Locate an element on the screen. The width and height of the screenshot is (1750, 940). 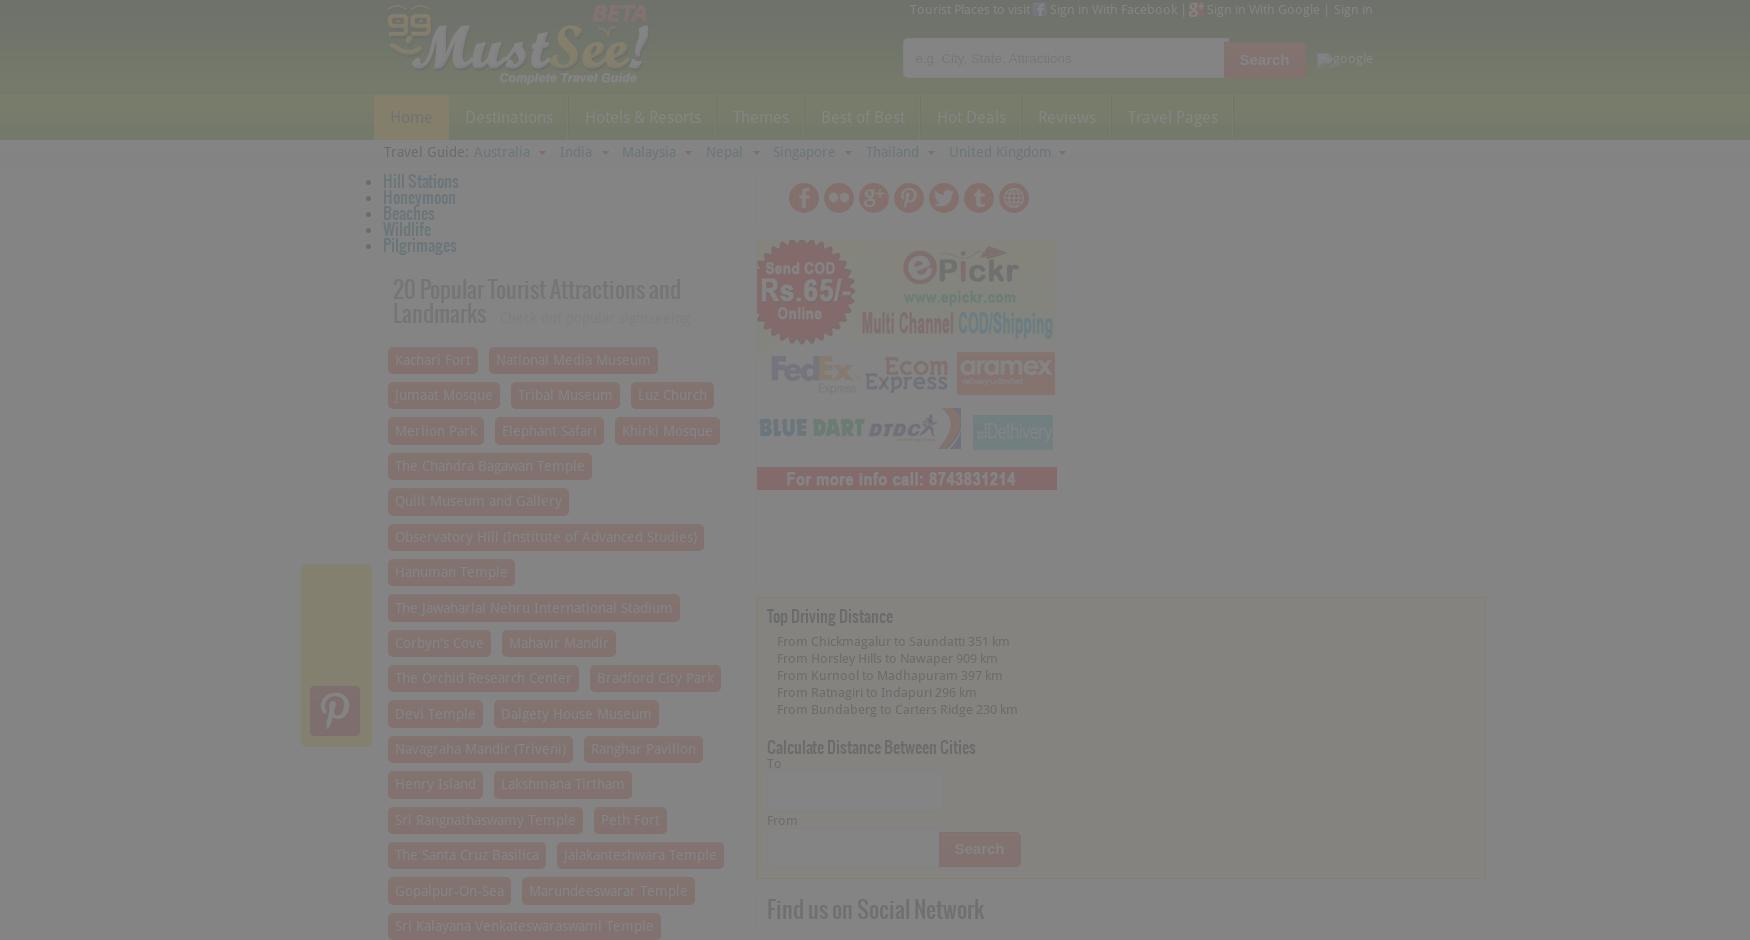
'Calculate Distance Between Cities' is located at coordinates (870, 744).